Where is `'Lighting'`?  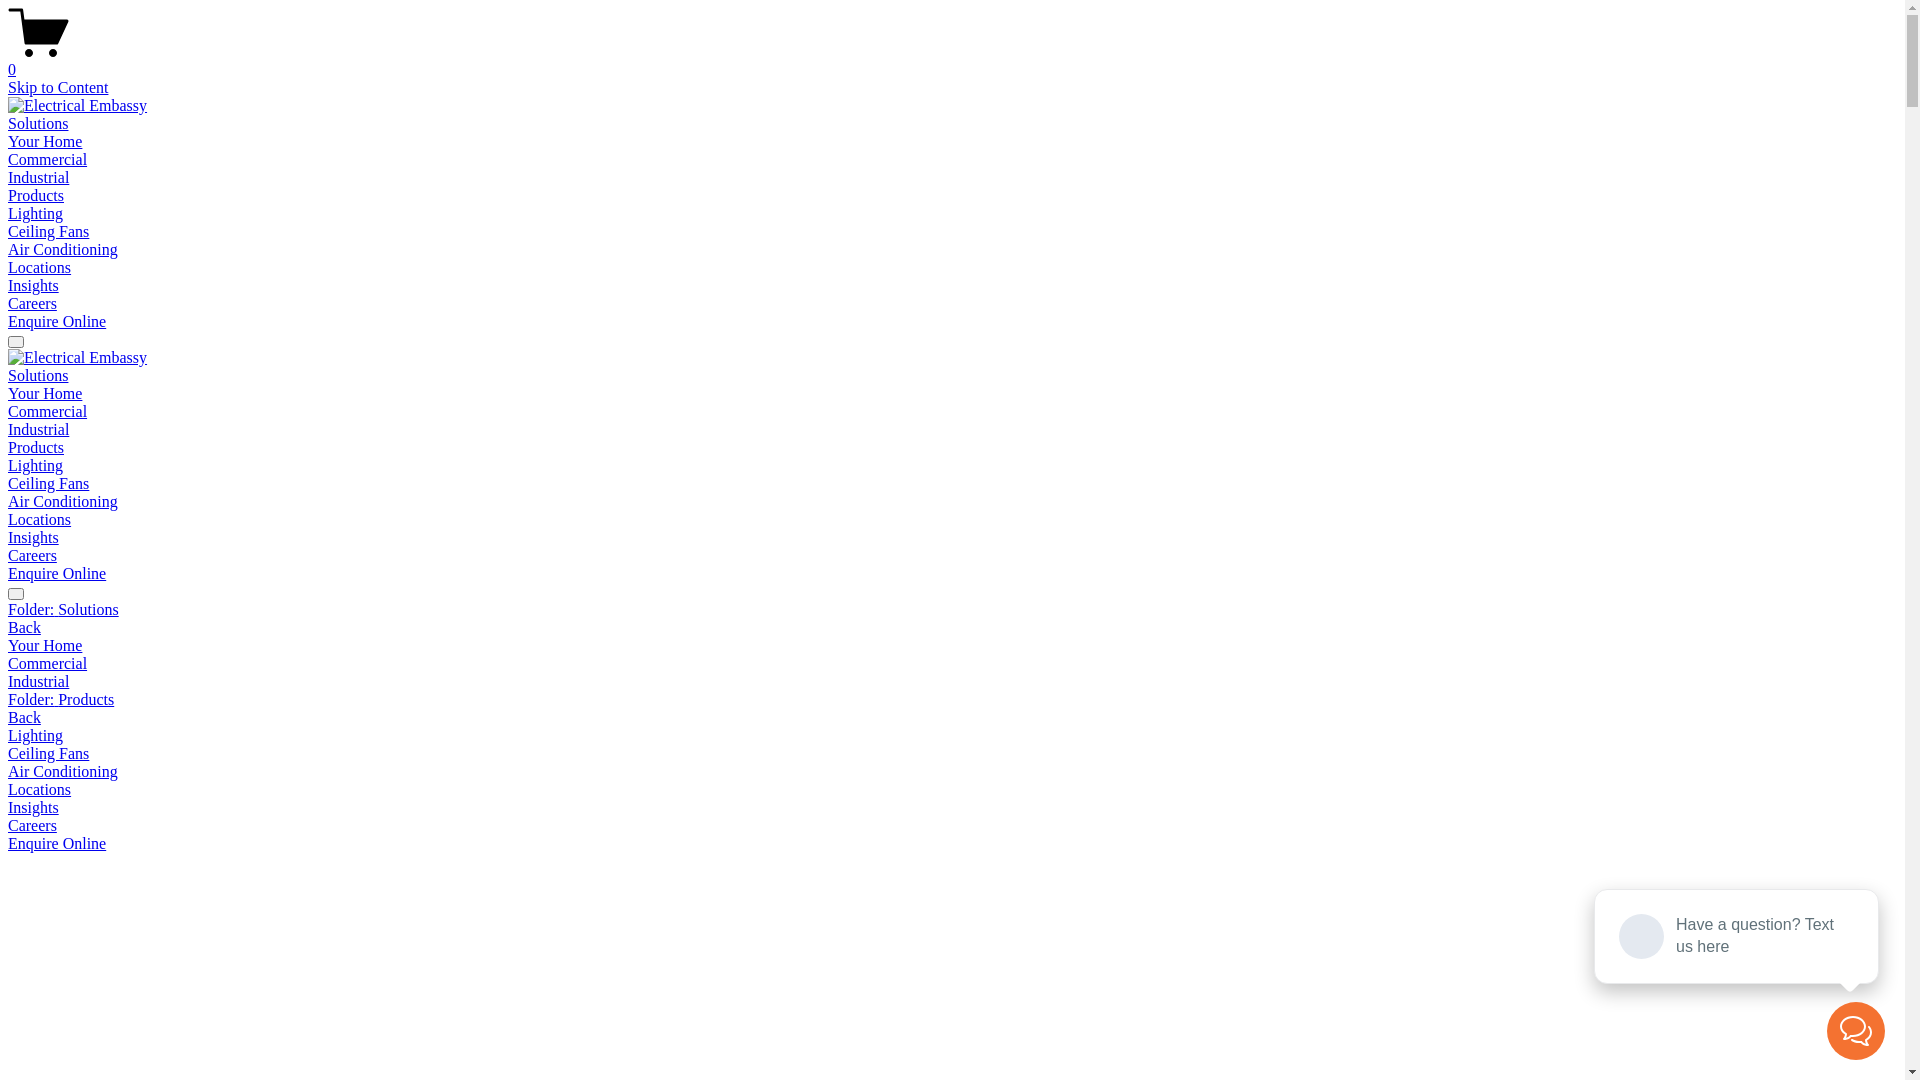
'Lighting' is located at coordinates (35, 465).